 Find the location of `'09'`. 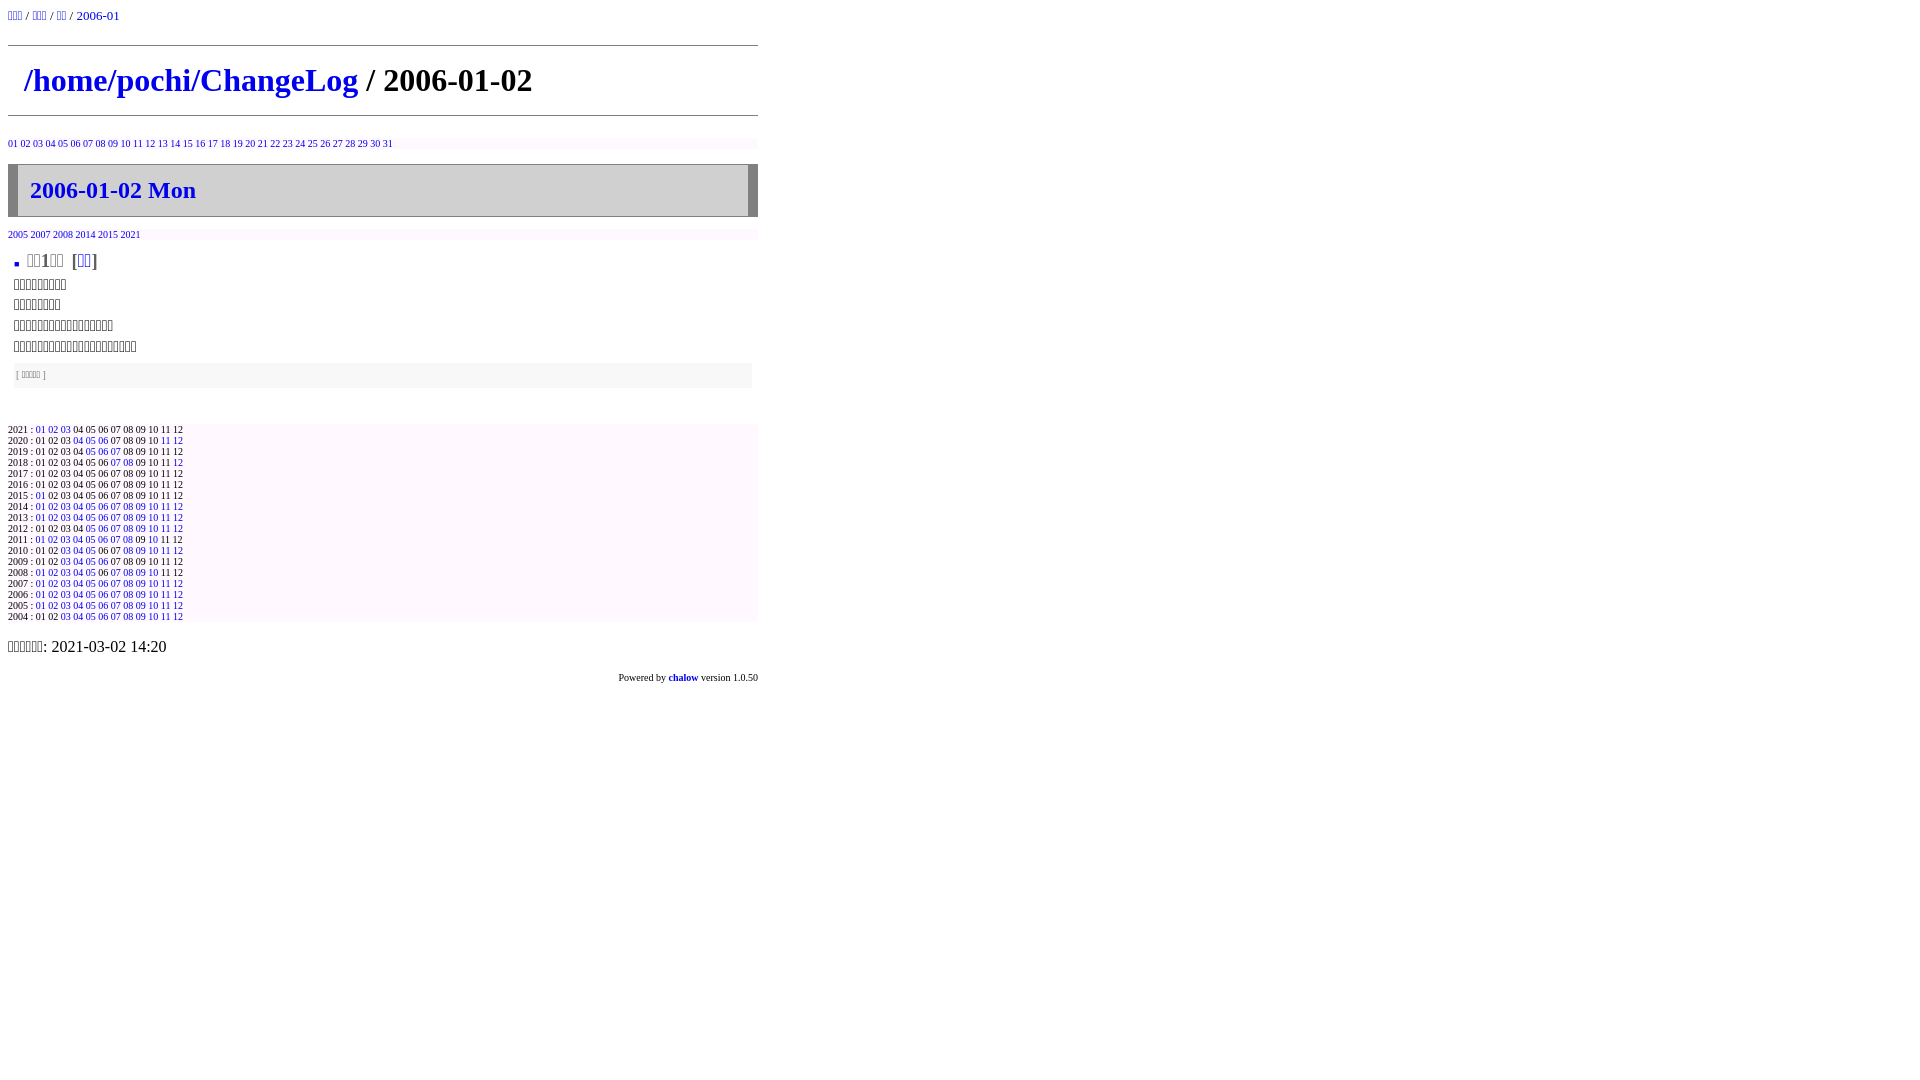

'09' is located at coordinates (112, 142).